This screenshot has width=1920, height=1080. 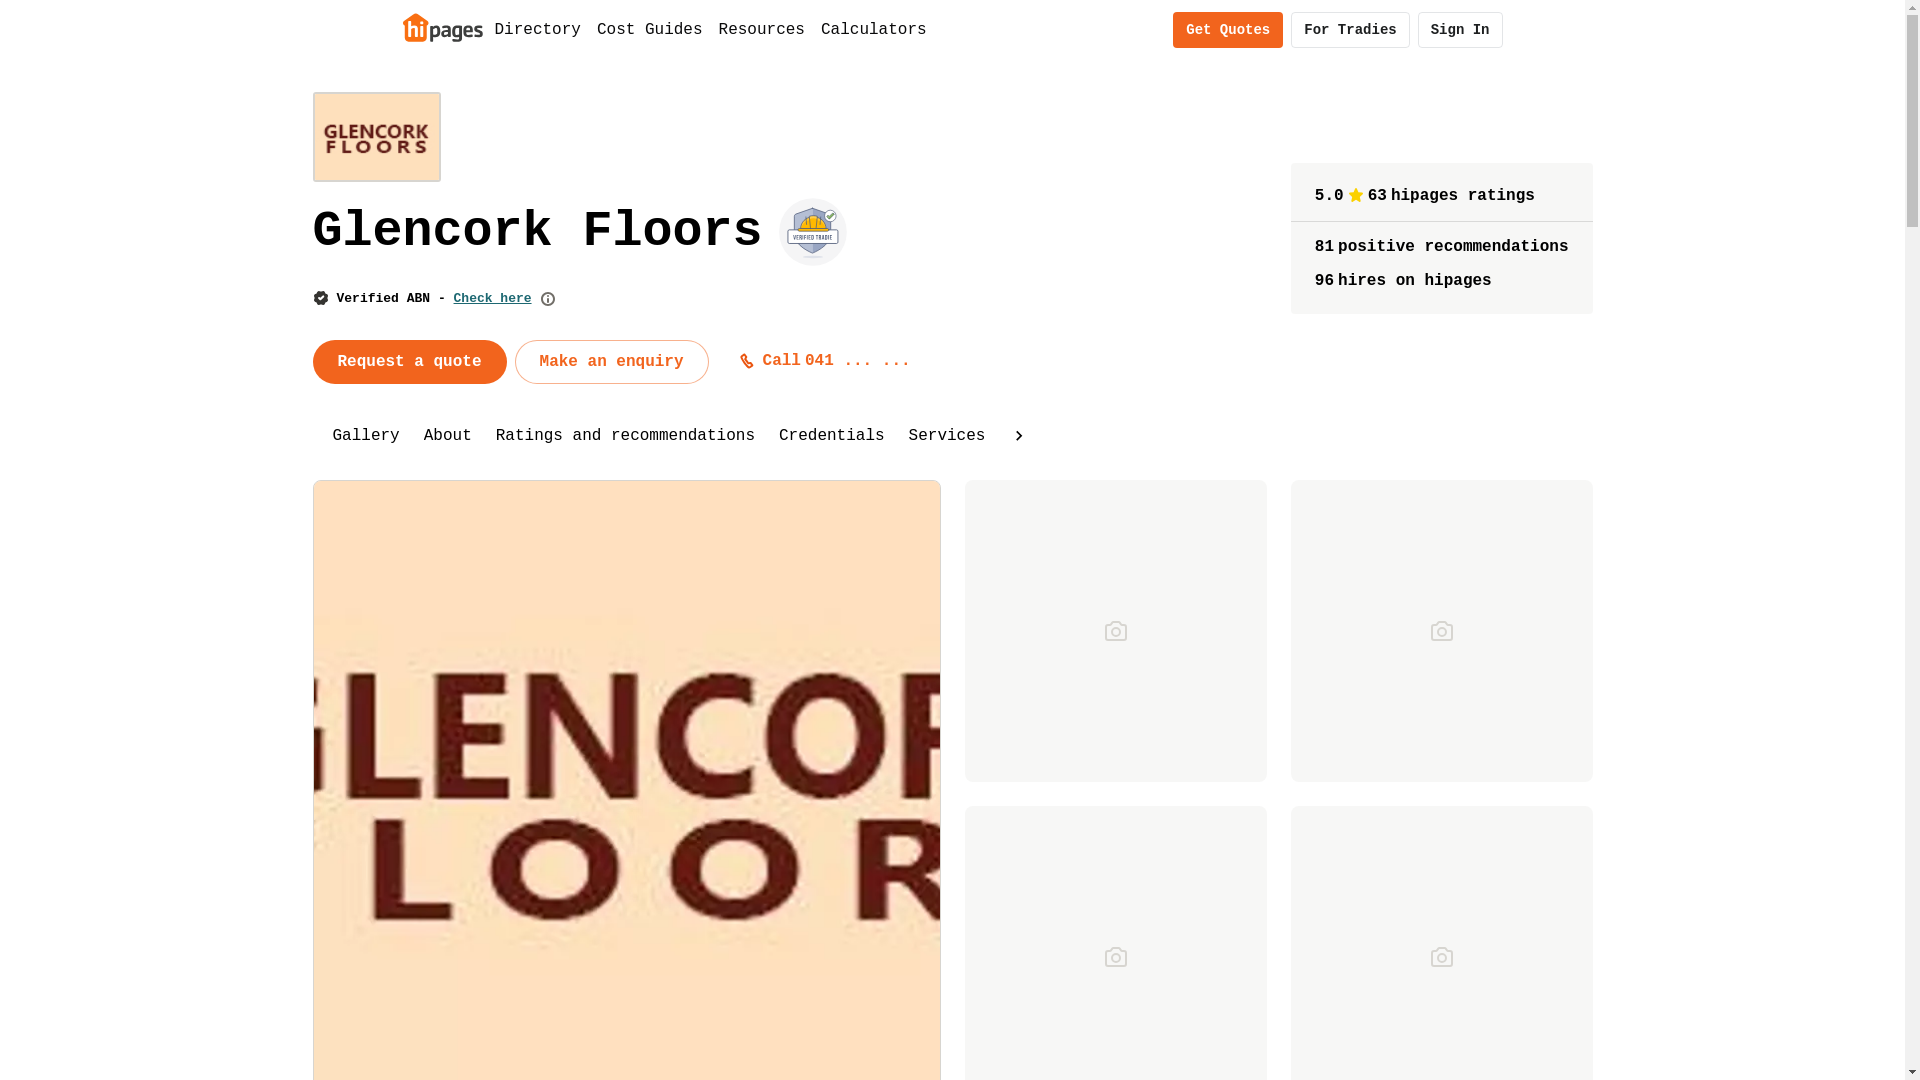 What do you see at coordinates (610, 362) in the screenshot?
I see `'Make an enquiry'` at bounding box center [610, 362].